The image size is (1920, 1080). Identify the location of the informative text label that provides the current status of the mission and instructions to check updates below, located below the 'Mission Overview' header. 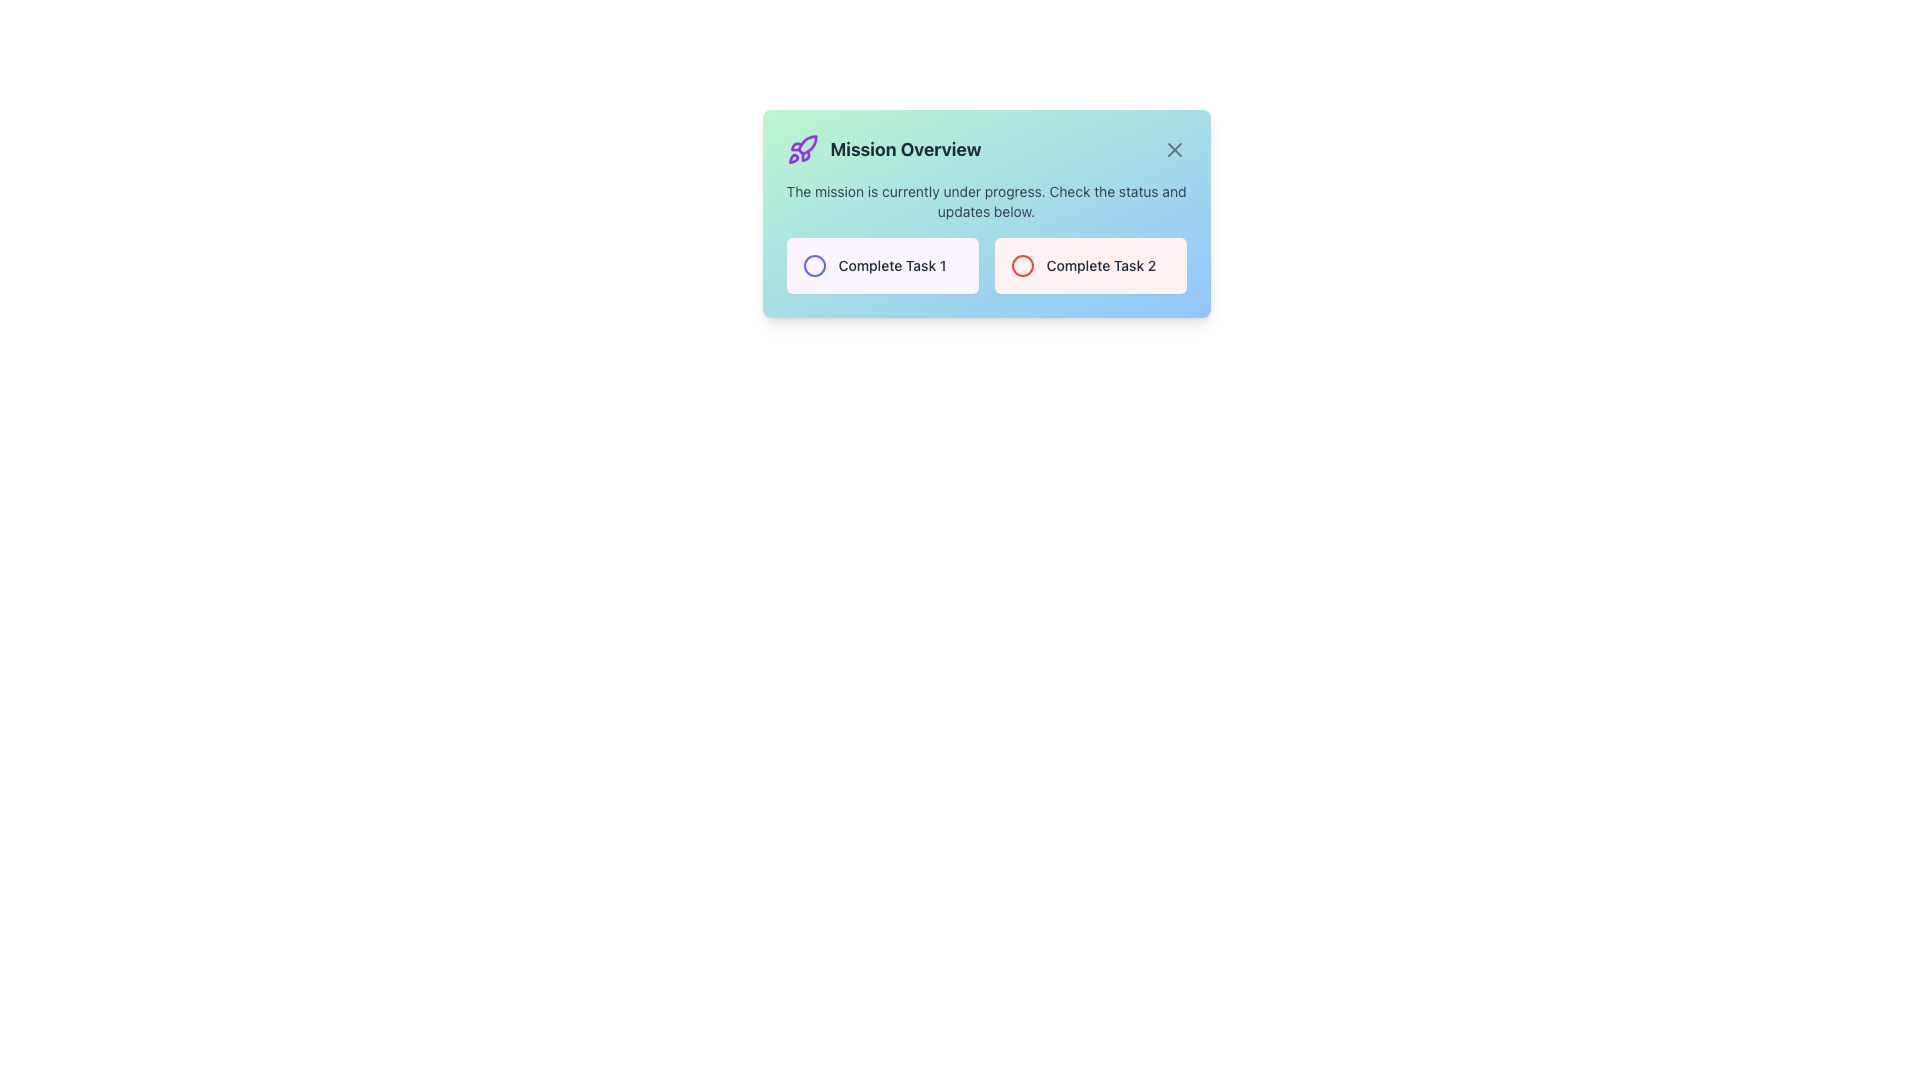
(986, 201).